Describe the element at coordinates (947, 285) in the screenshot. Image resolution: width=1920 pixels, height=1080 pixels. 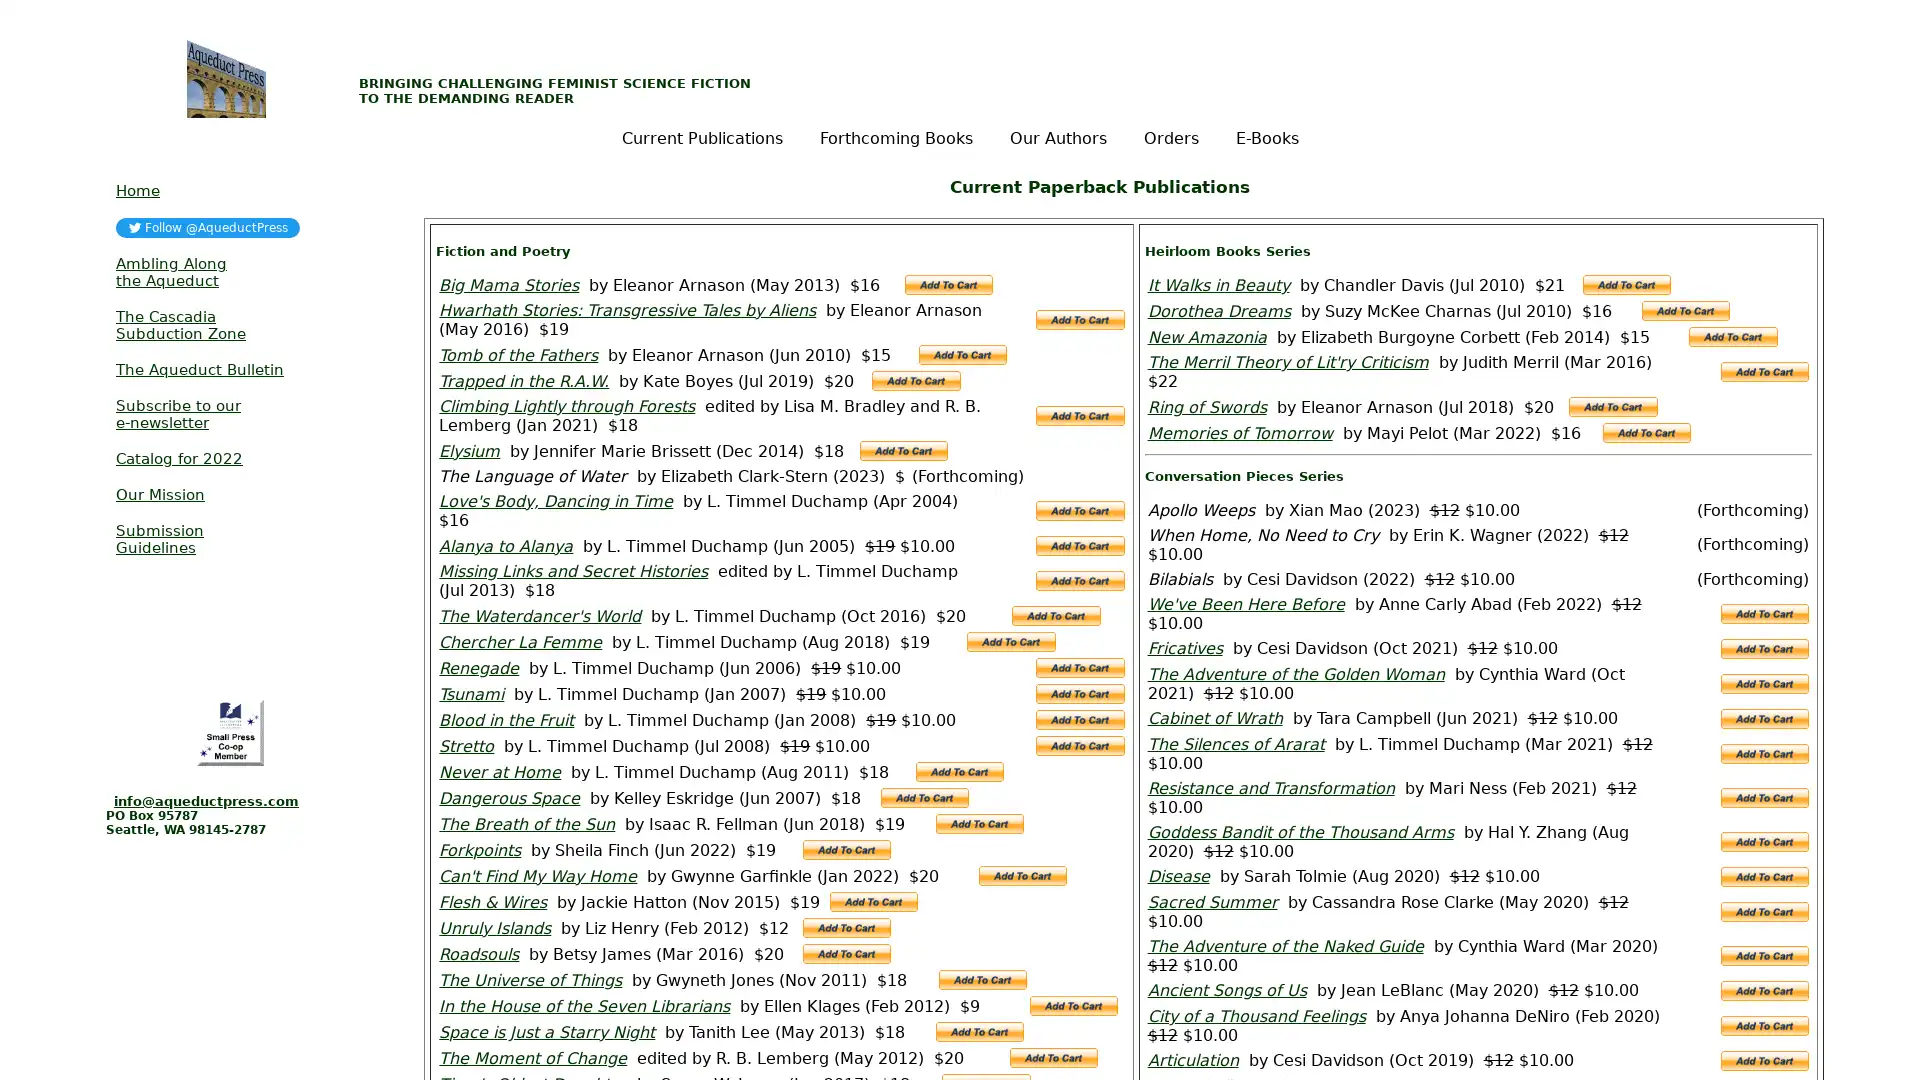
I see `Make payments with PayPal - it\'s fast, free and secure!` at that location.